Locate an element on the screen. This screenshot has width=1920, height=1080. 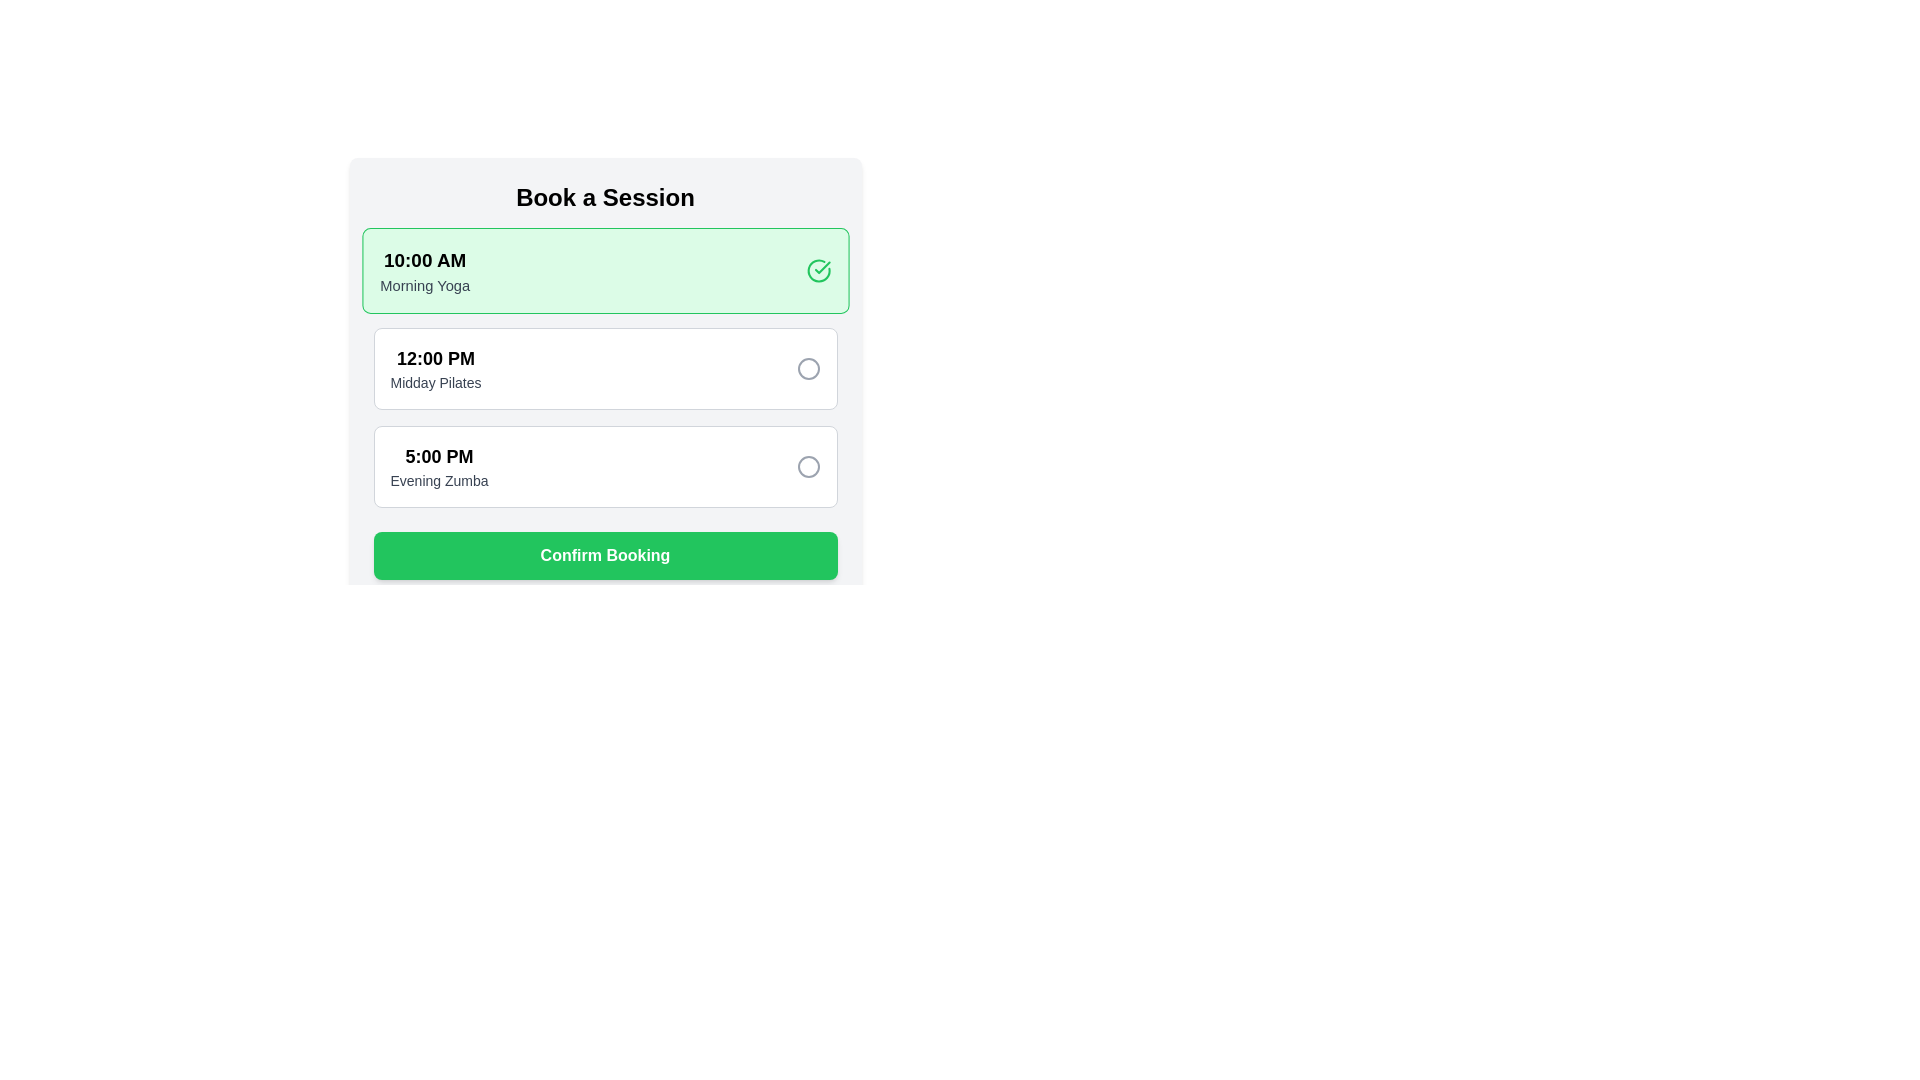
time displayed for the 'Midday Pilates' session, which is located above the text within the 'Book a Session' interface is located at coordinates (435, 357).